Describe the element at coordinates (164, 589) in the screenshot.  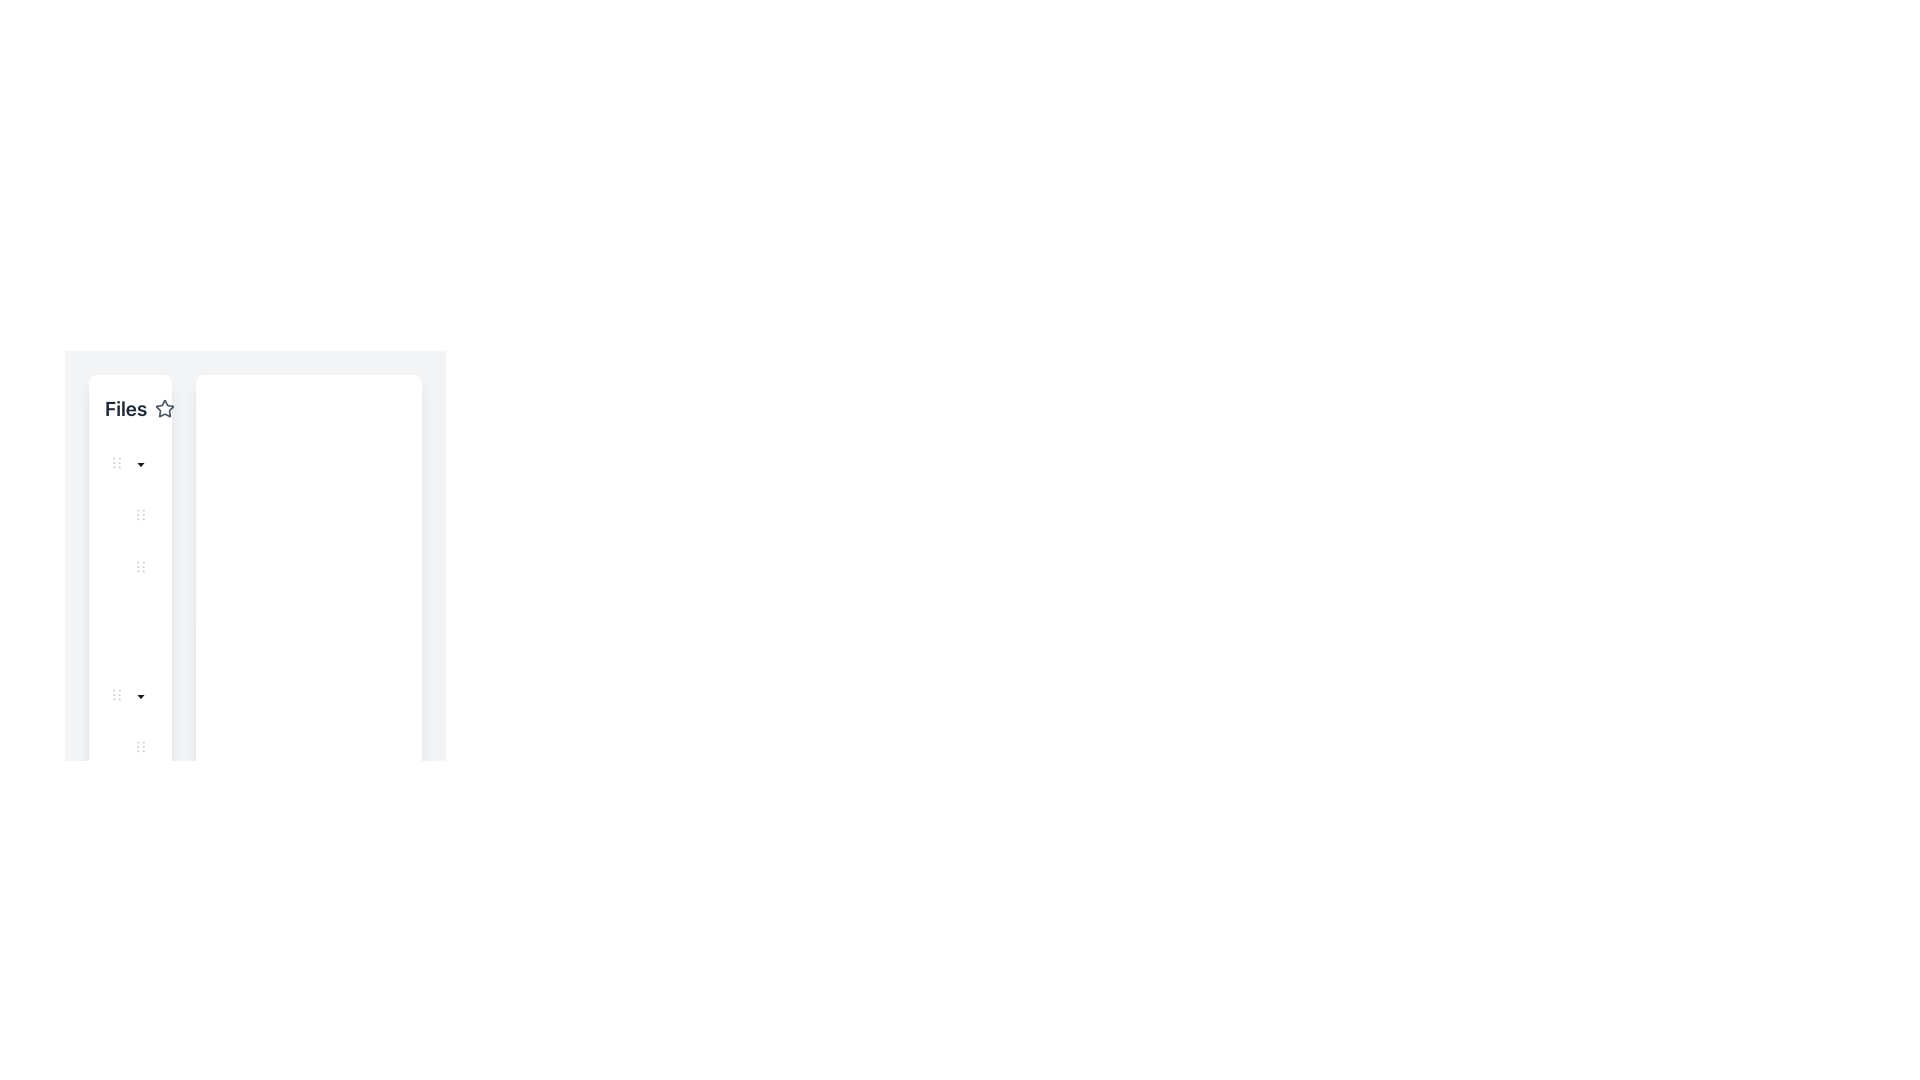
I see `the toggle switch button for the 'Meeting Notes' folder` at that location.